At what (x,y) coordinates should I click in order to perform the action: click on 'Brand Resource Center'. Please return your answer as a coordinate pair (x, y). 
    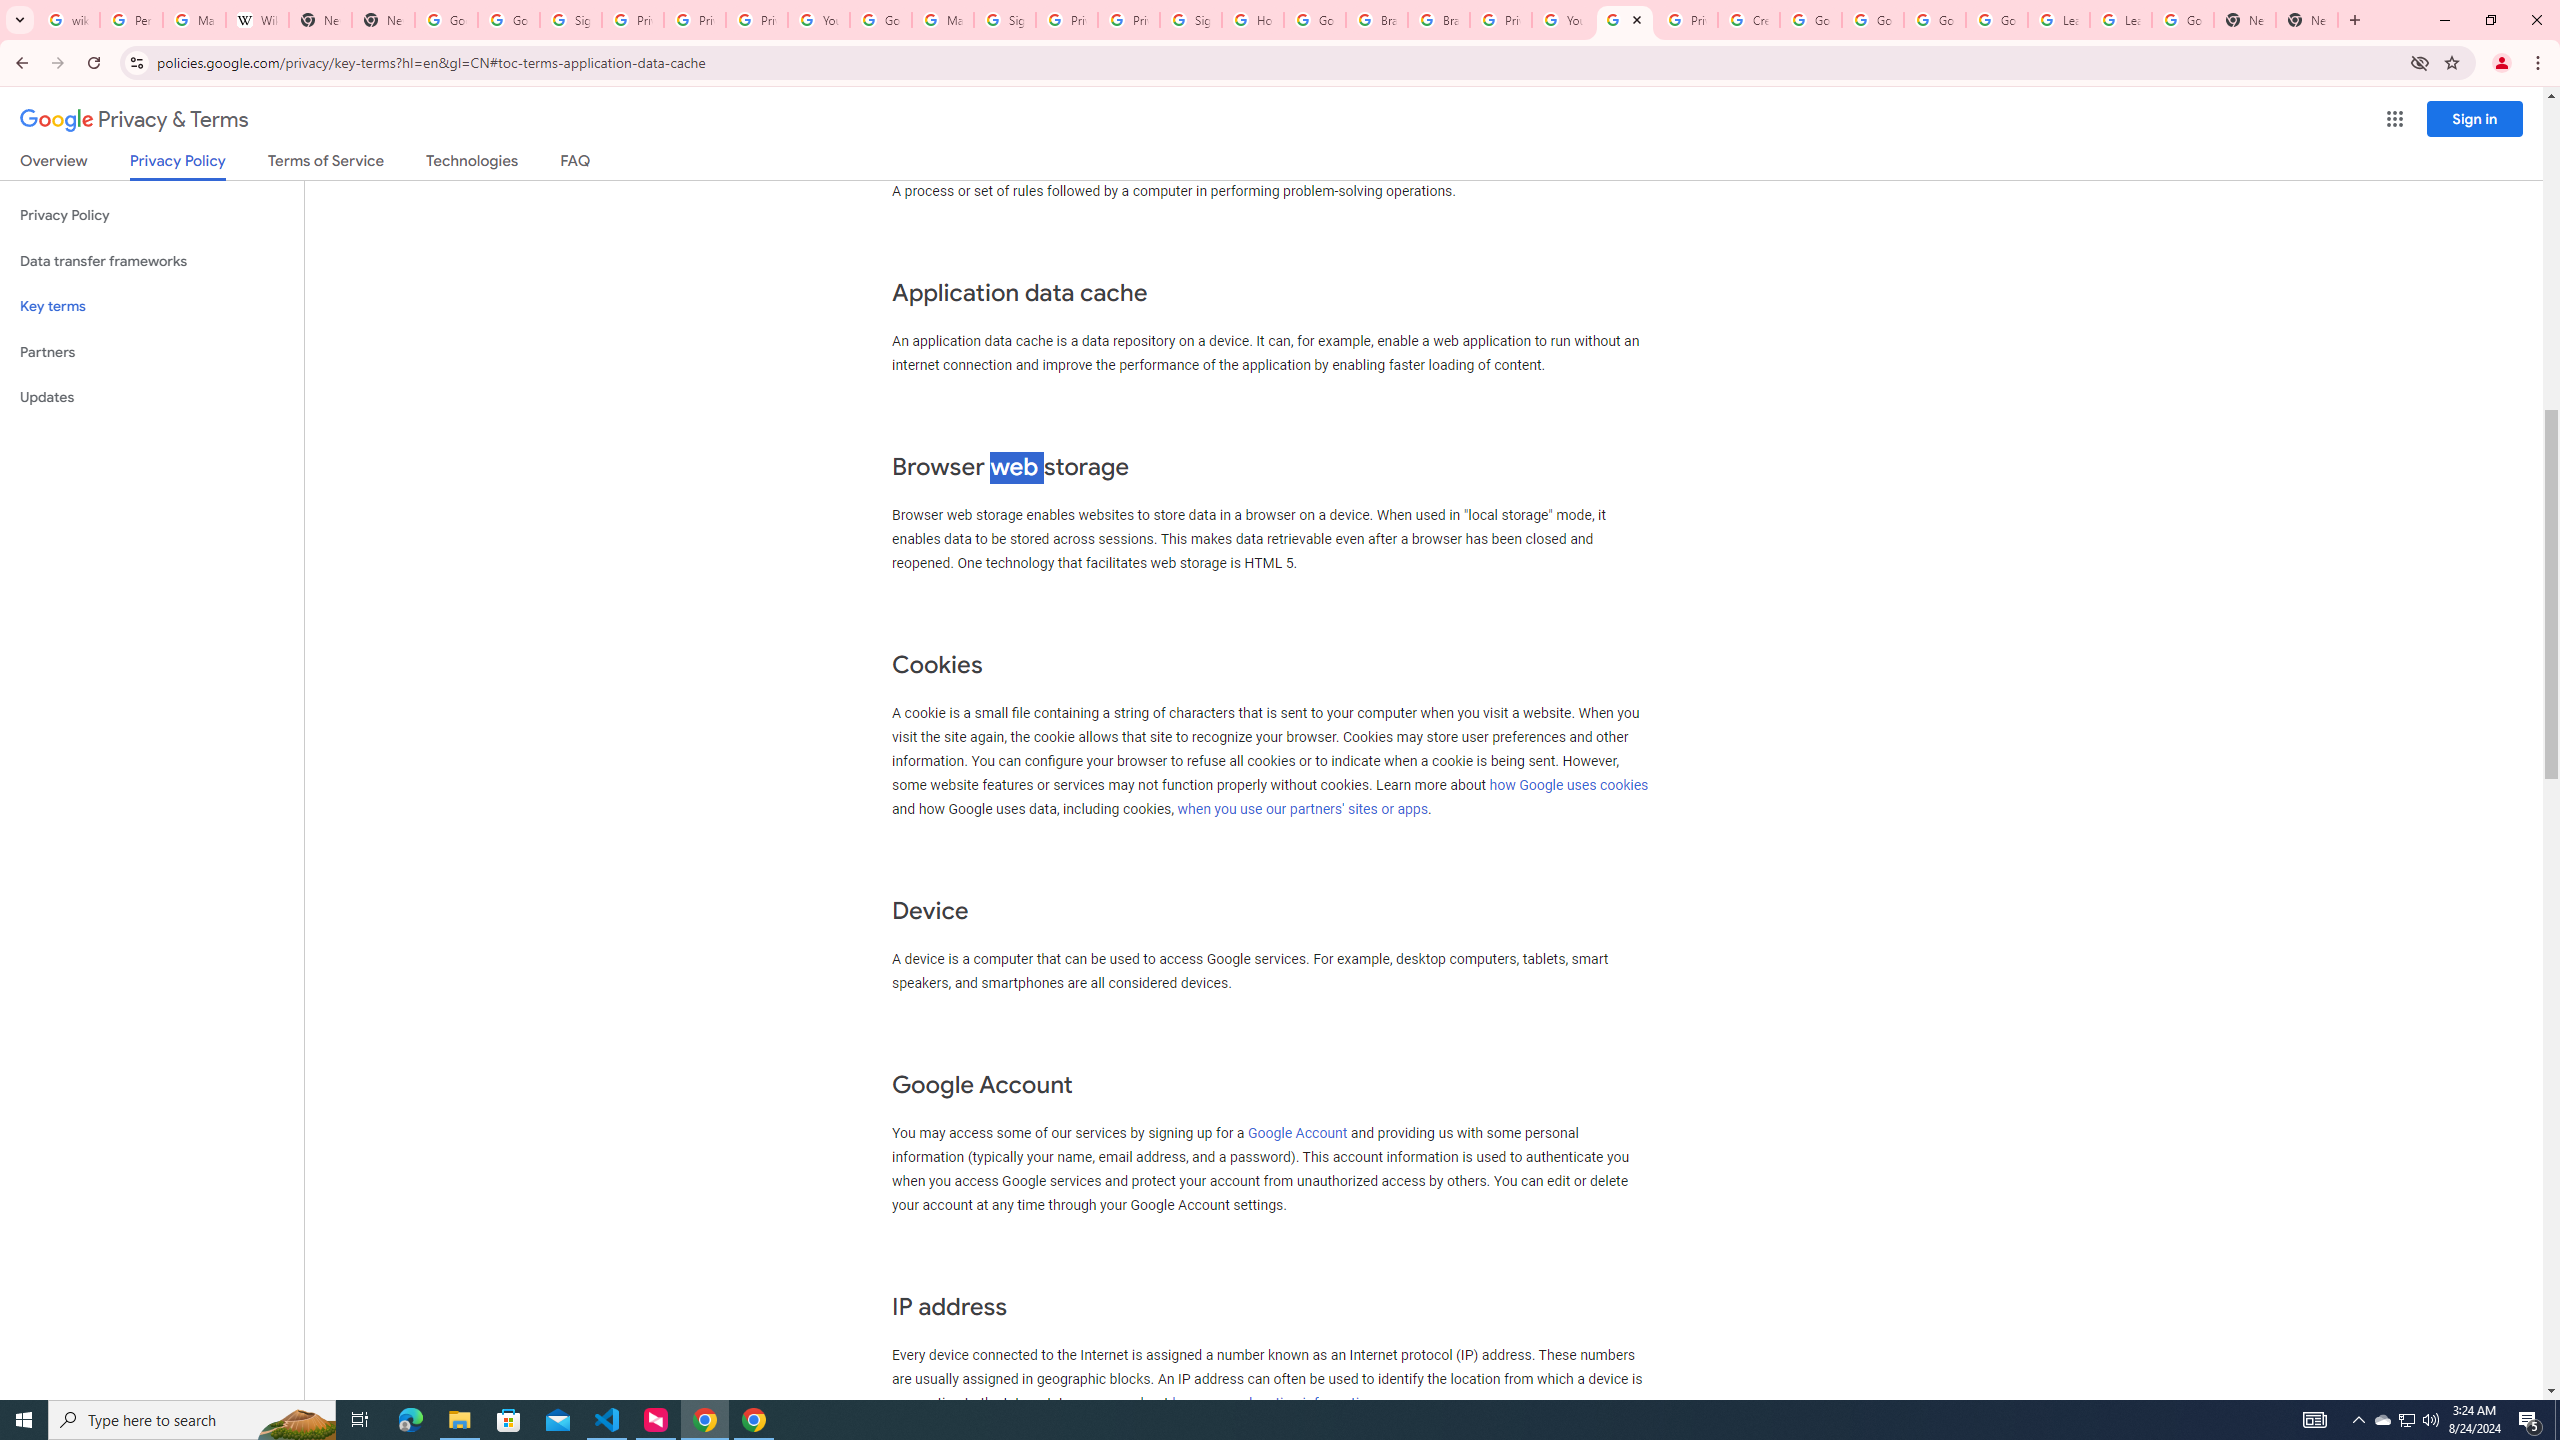
    Looking at the image, I should click on (1438, 19).